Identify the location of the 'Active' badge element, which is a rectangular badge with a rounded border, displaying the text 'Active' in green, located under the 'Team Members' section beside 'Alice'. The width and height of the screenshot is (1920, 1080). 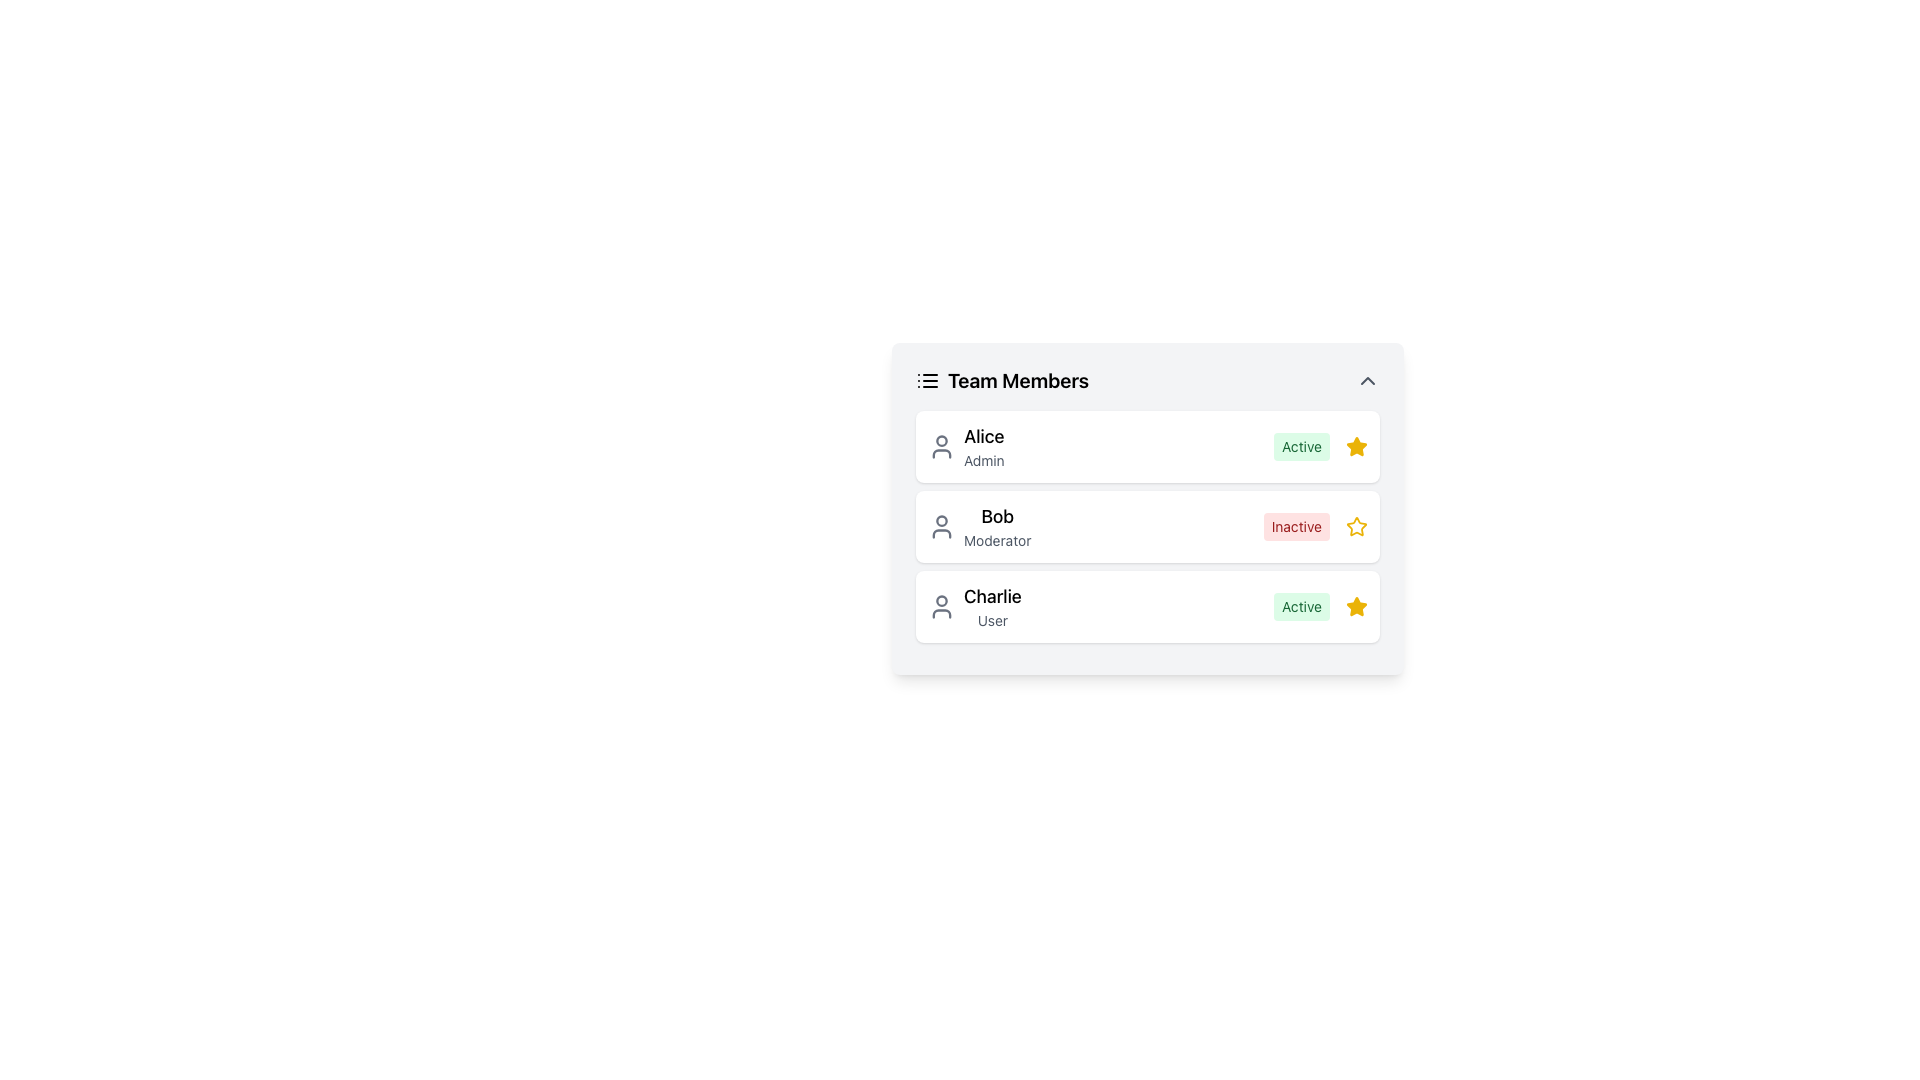
(1301, 446).